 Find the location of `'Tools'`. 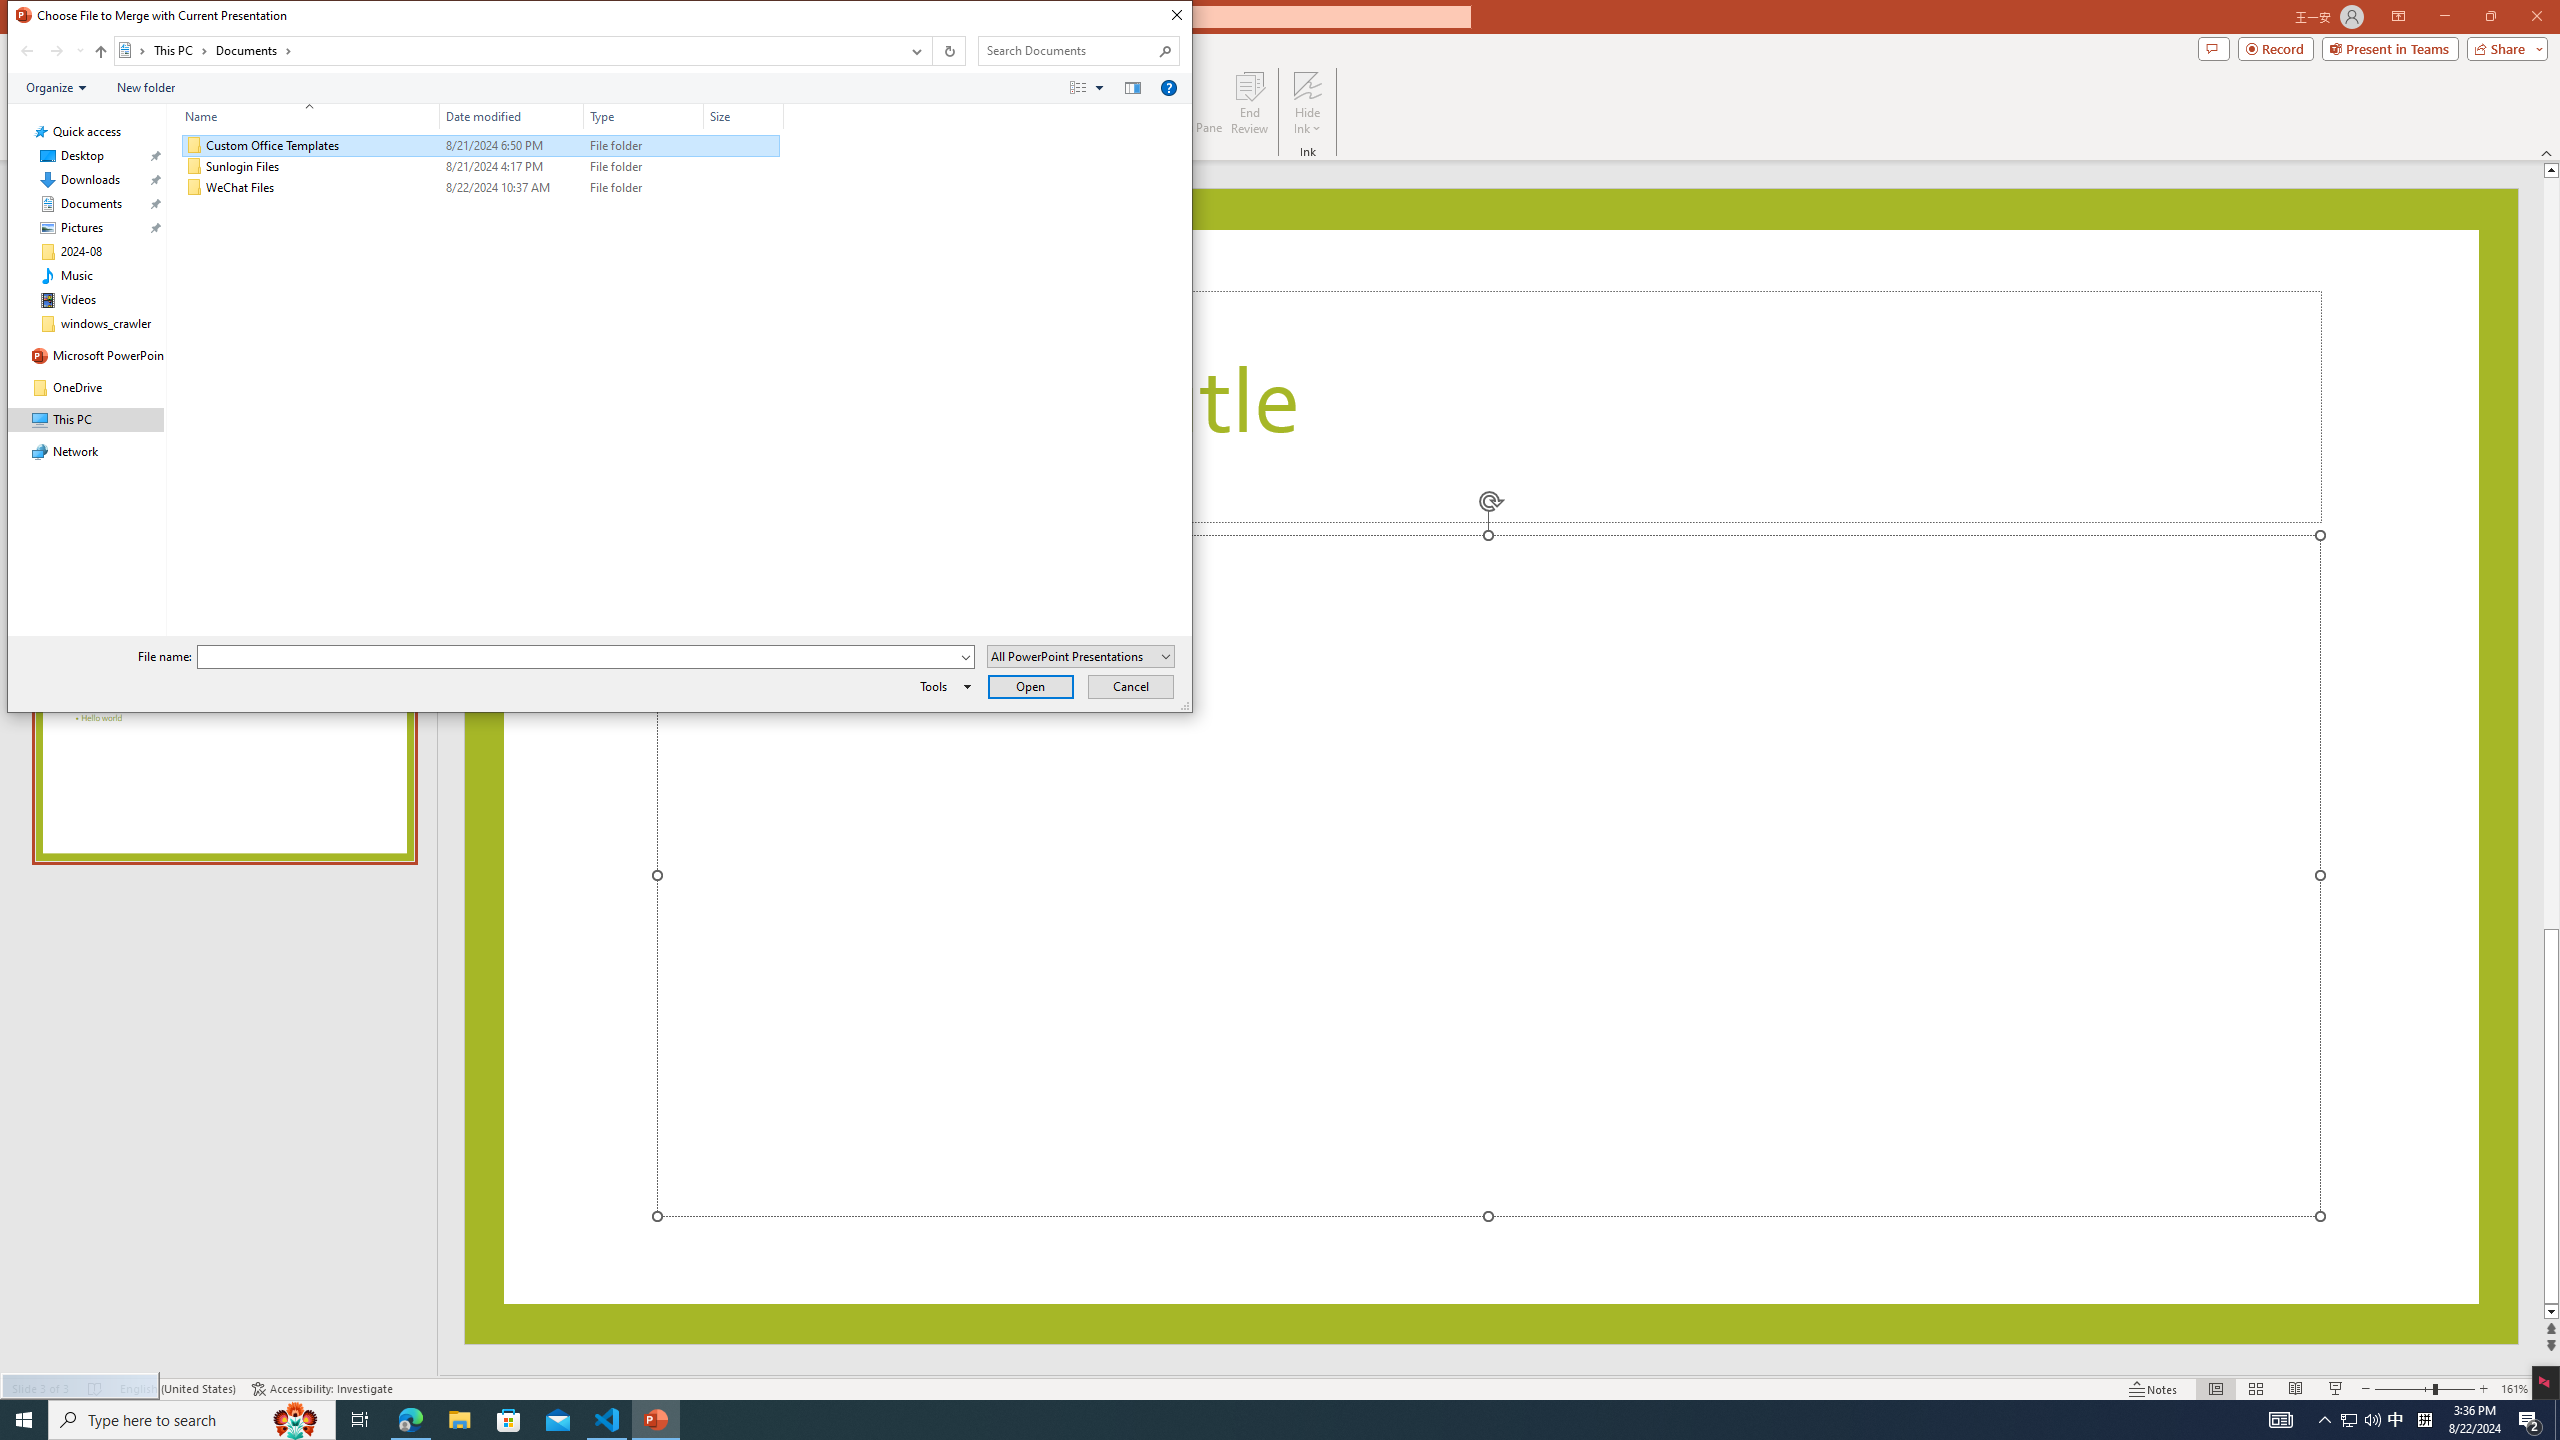

'Tools' is located at coordinates (941, 685).